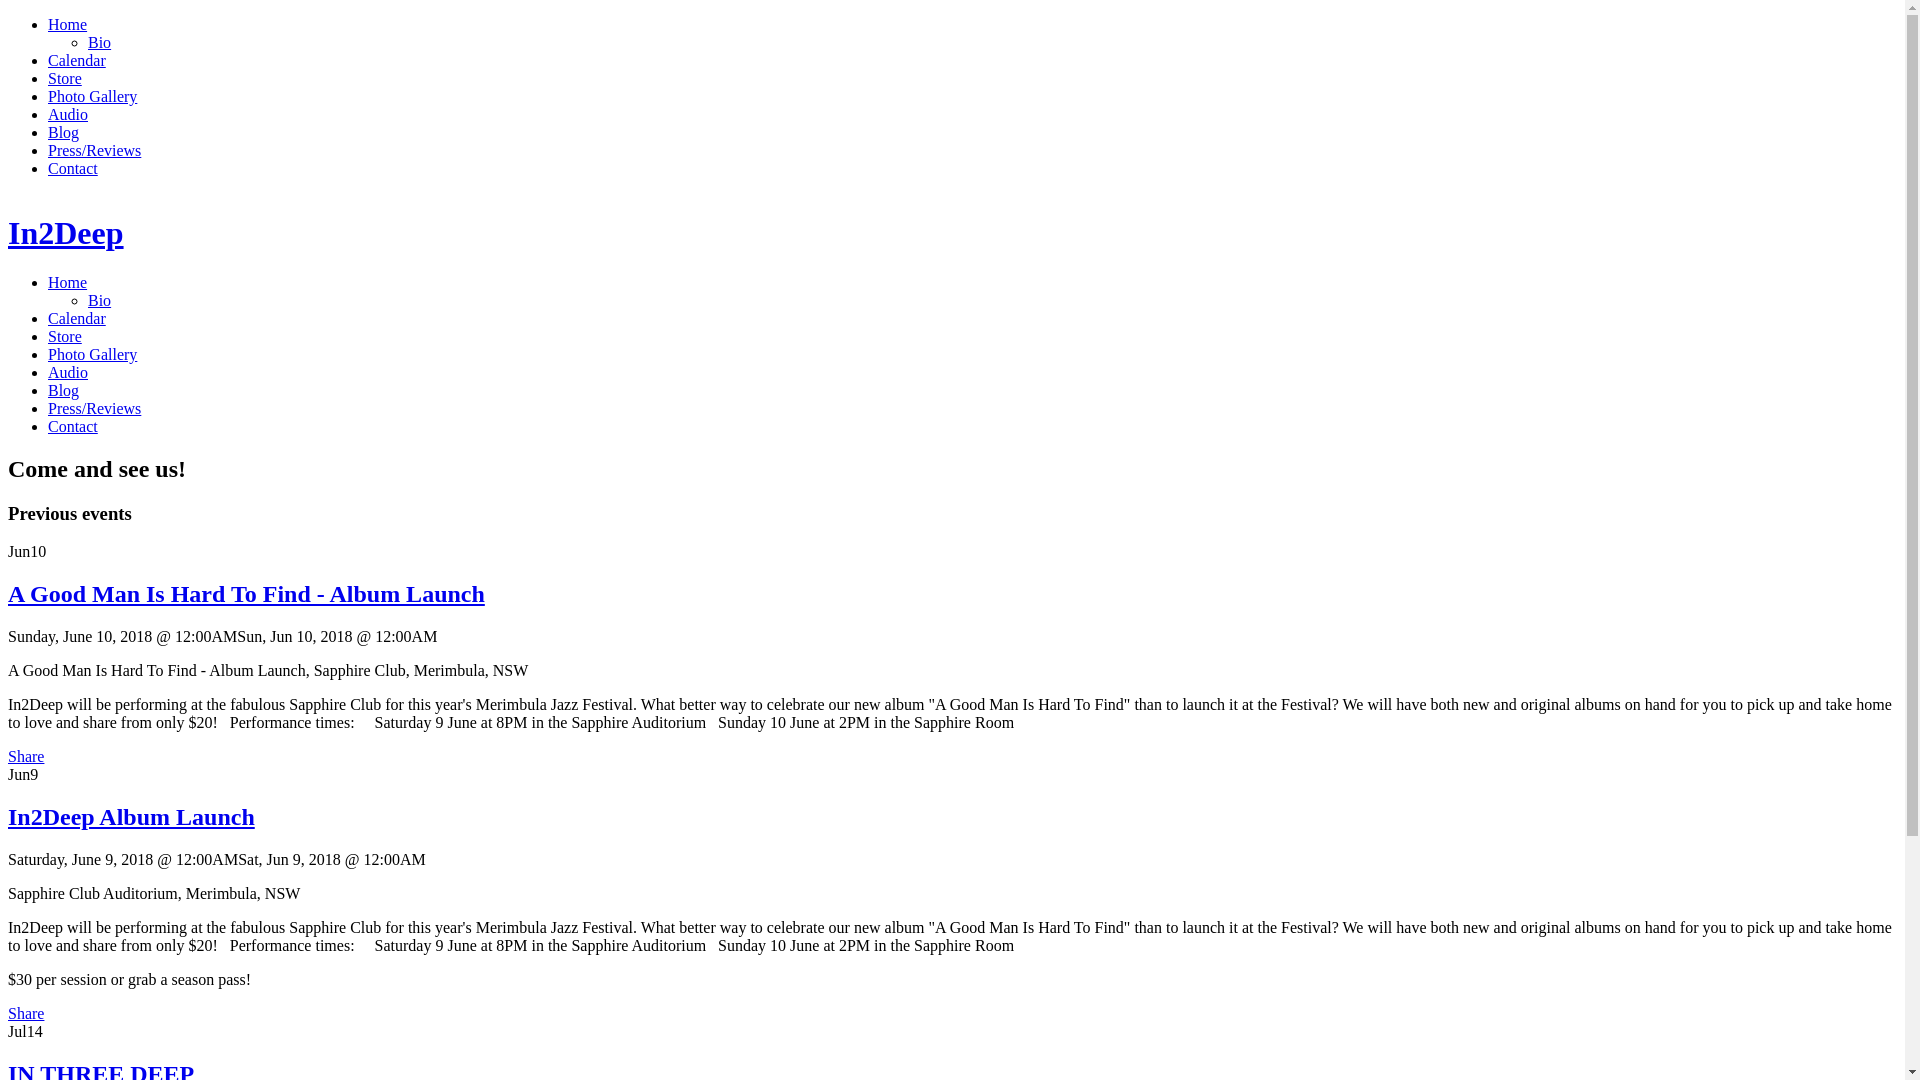 The image size is (1920, 1080). Describe the element at coordinates (67, 282) in the screenshot. I see `'Home'` at that location.